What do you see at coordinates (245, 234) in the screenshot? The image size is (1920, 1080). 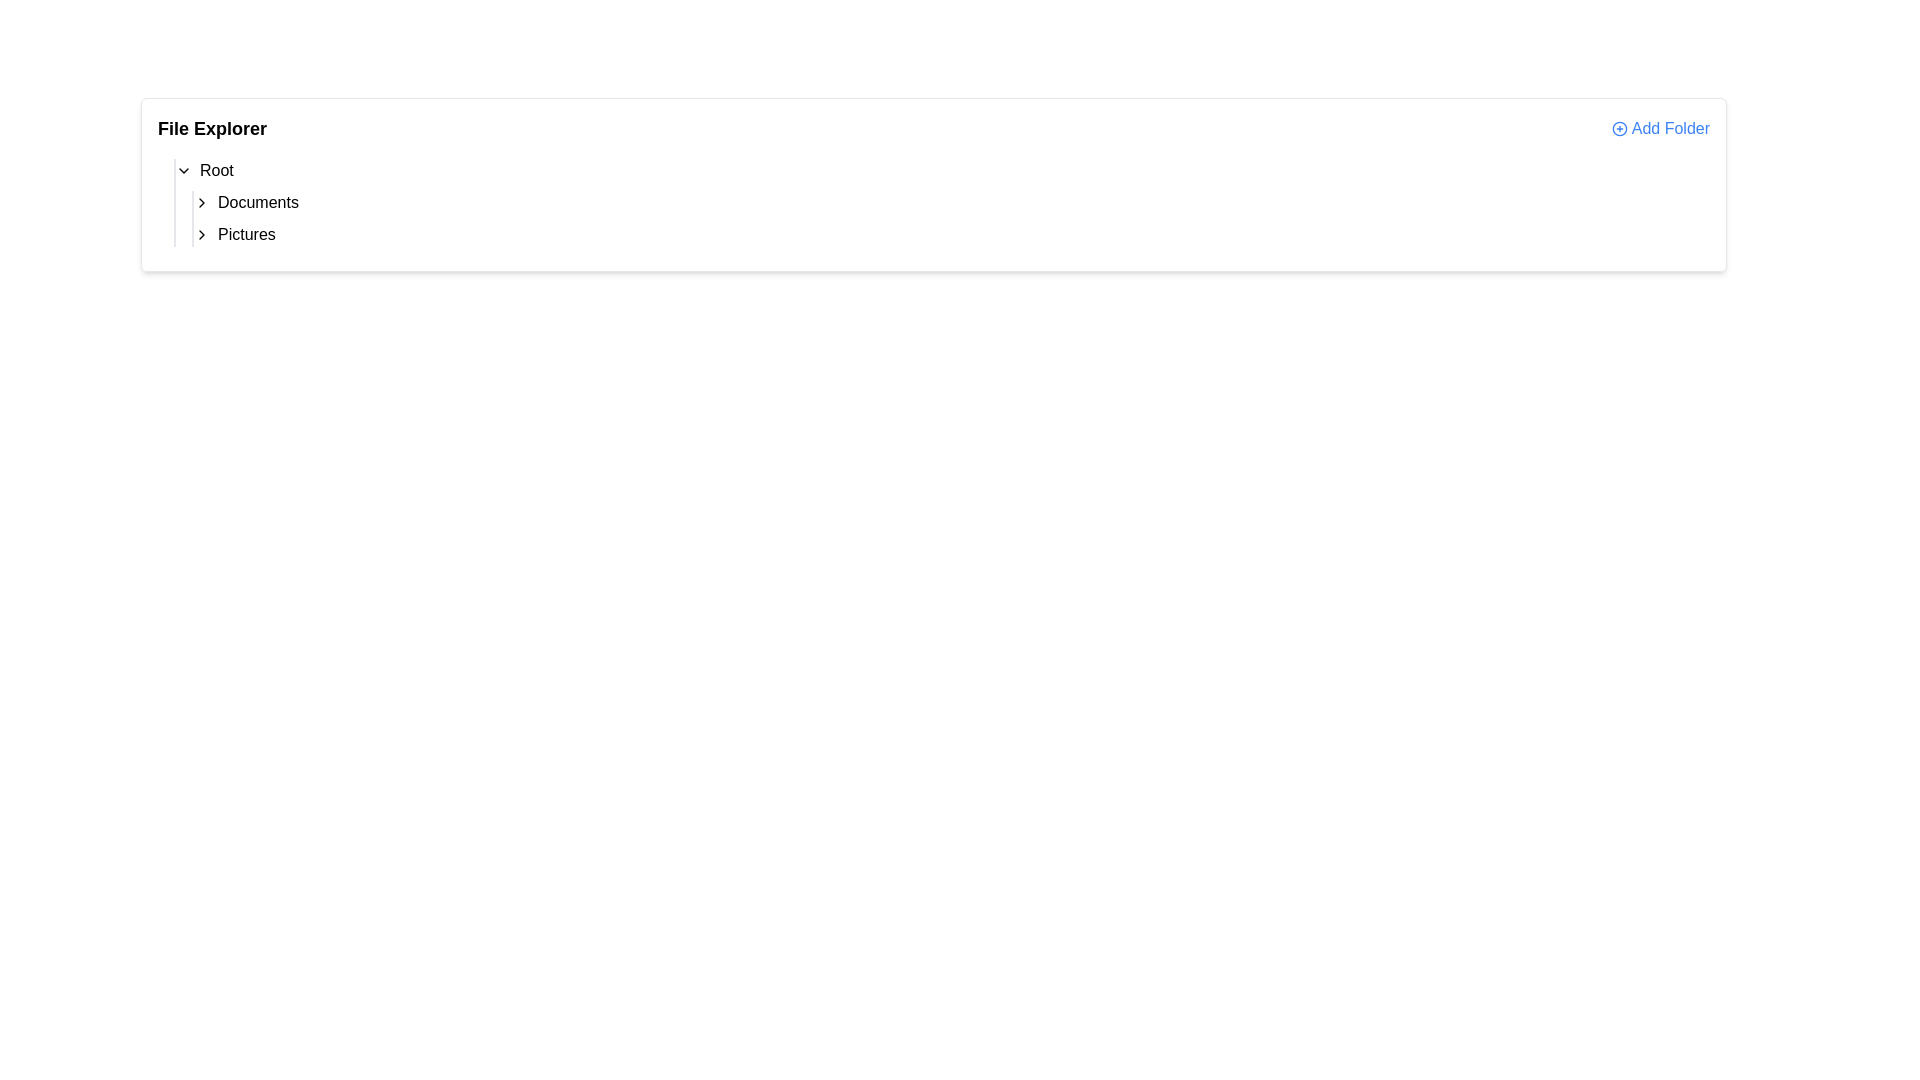 I see `the 'Pictures' text label in the file explorer interface` at bounding box center [245, 234].